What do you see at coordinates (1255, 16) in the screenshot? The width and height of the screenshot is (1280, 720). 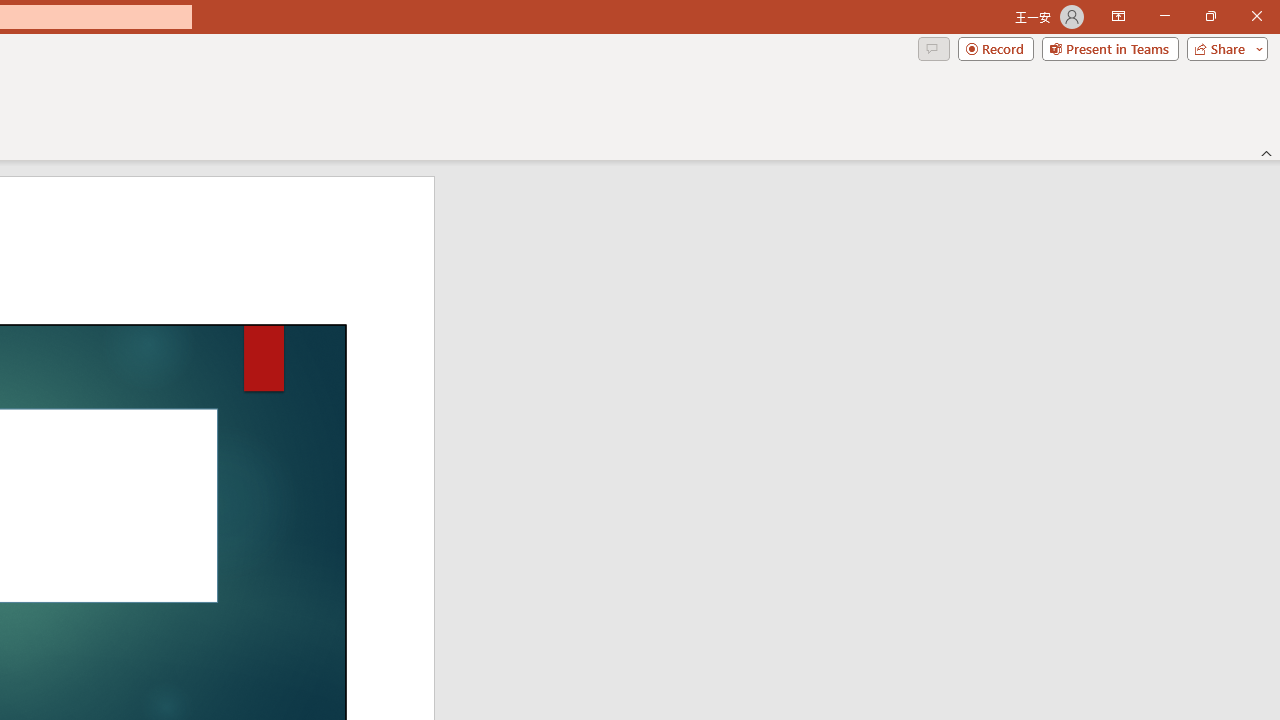 I see `'Close'` at bounding box center [1255, 16].